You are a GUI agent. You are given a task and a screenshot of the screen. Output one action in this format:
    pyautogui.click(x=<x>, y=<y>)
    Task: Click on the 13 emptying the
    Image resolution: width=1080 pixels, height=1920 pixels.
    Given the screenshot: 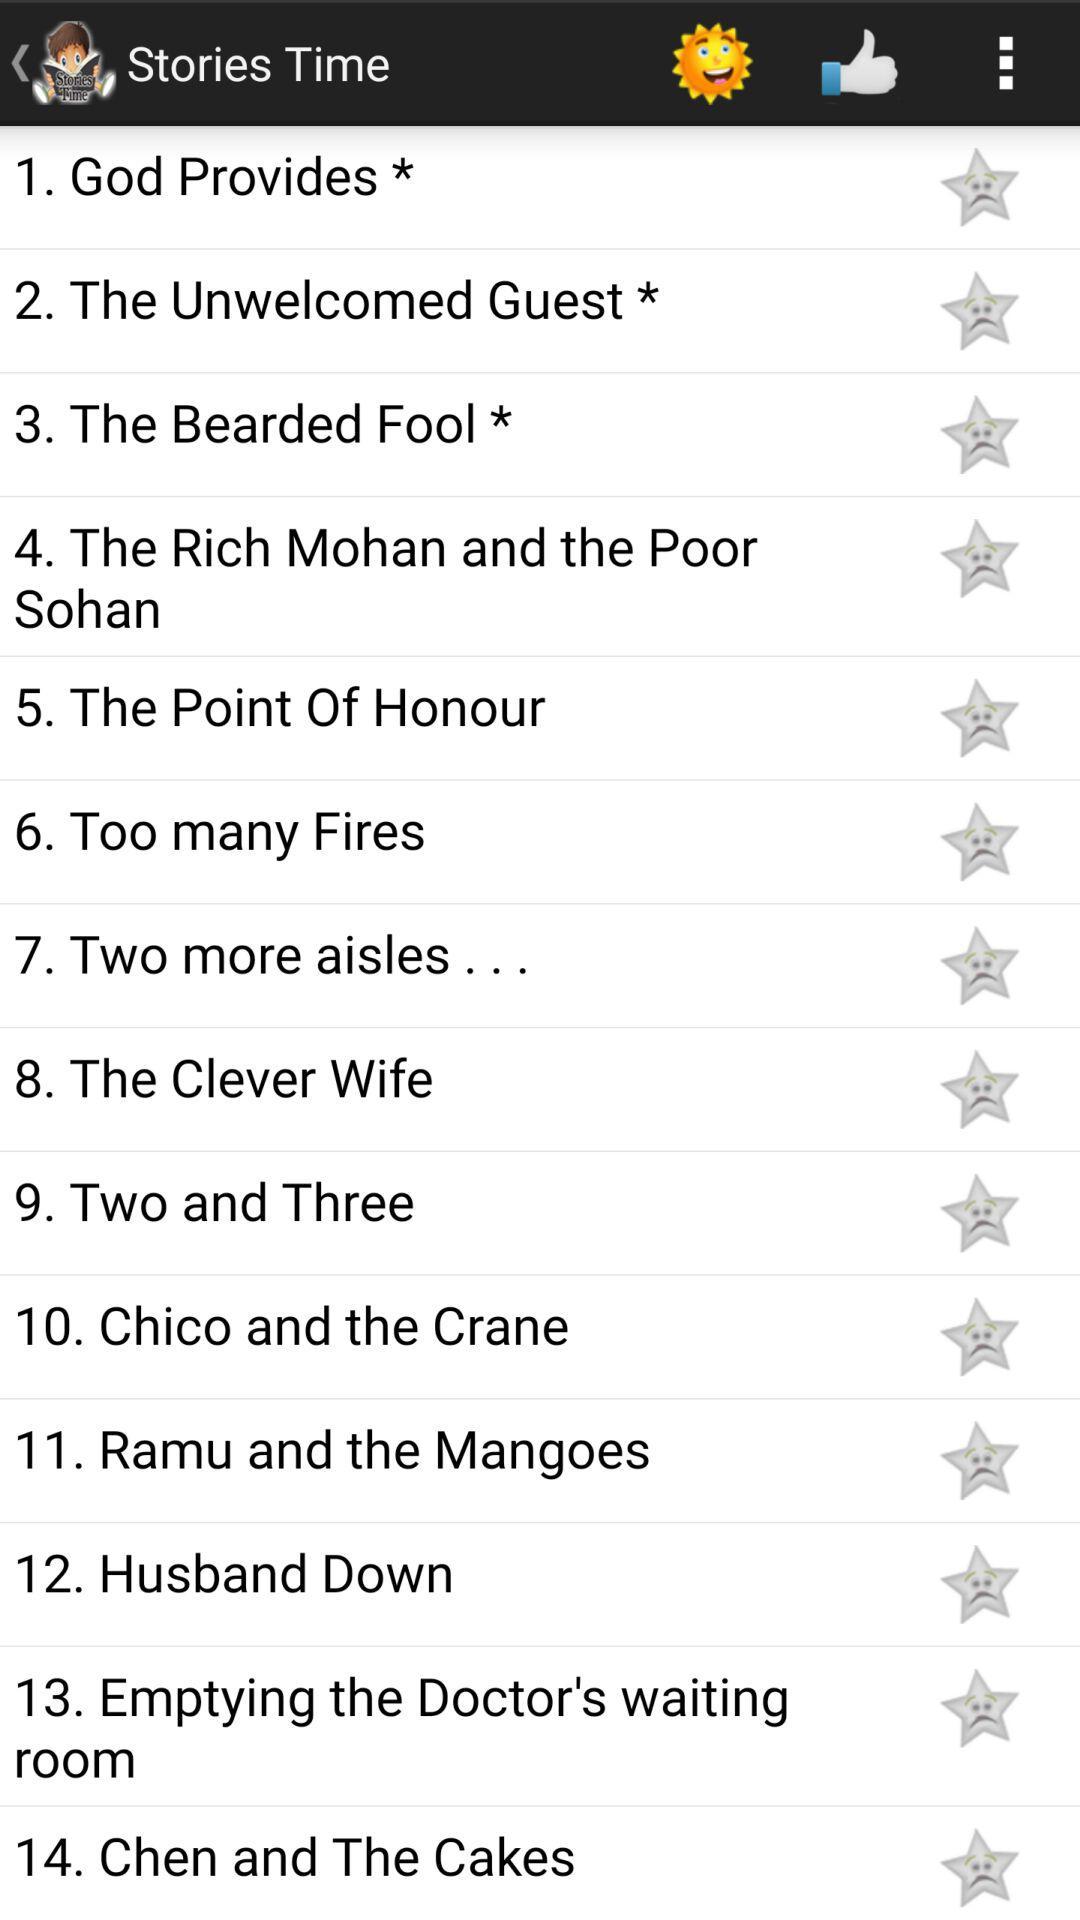 What is the action you would take?
    pyautogui.click(x=452, y=1725)
    